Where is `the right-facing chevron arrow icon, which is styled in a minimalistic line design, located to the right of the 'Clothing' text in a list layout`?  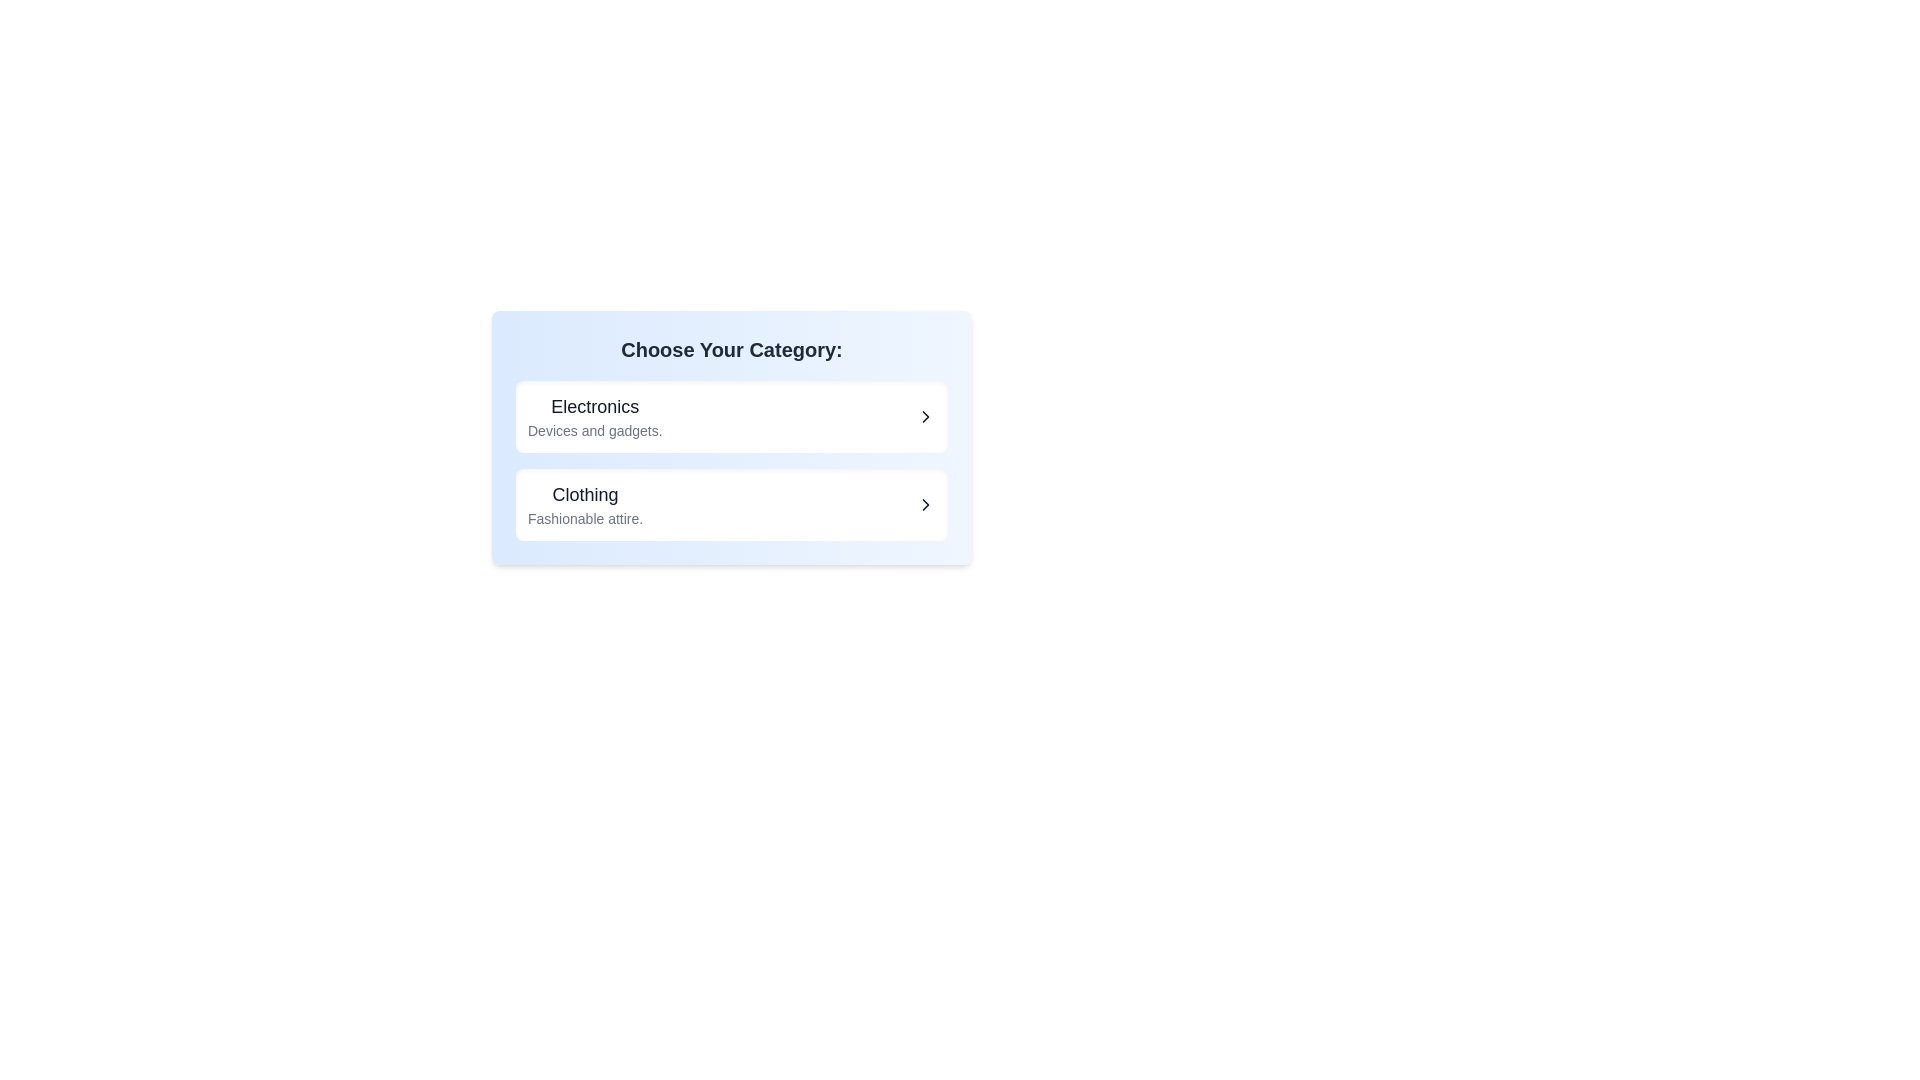 the right-facing chevron arrow icon, which is styled in a minimalistic line design, located to the right of the 'Clothing' text in a list layout is located at coordinates (925, 504).